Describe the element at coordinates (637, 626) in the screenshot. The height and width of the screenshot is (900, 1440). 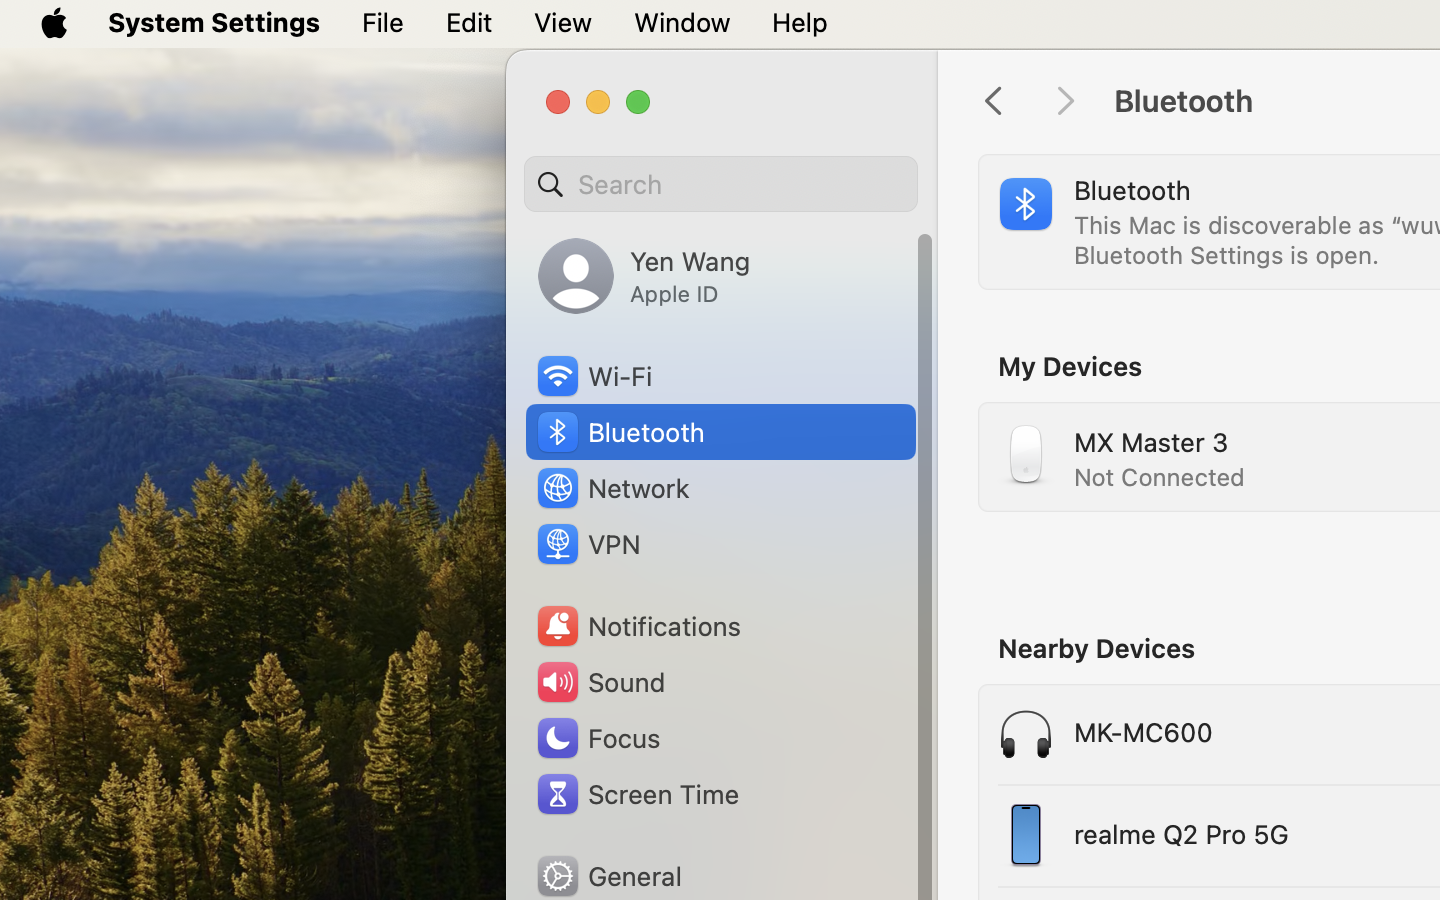
I see `'Notifications'` at that location.